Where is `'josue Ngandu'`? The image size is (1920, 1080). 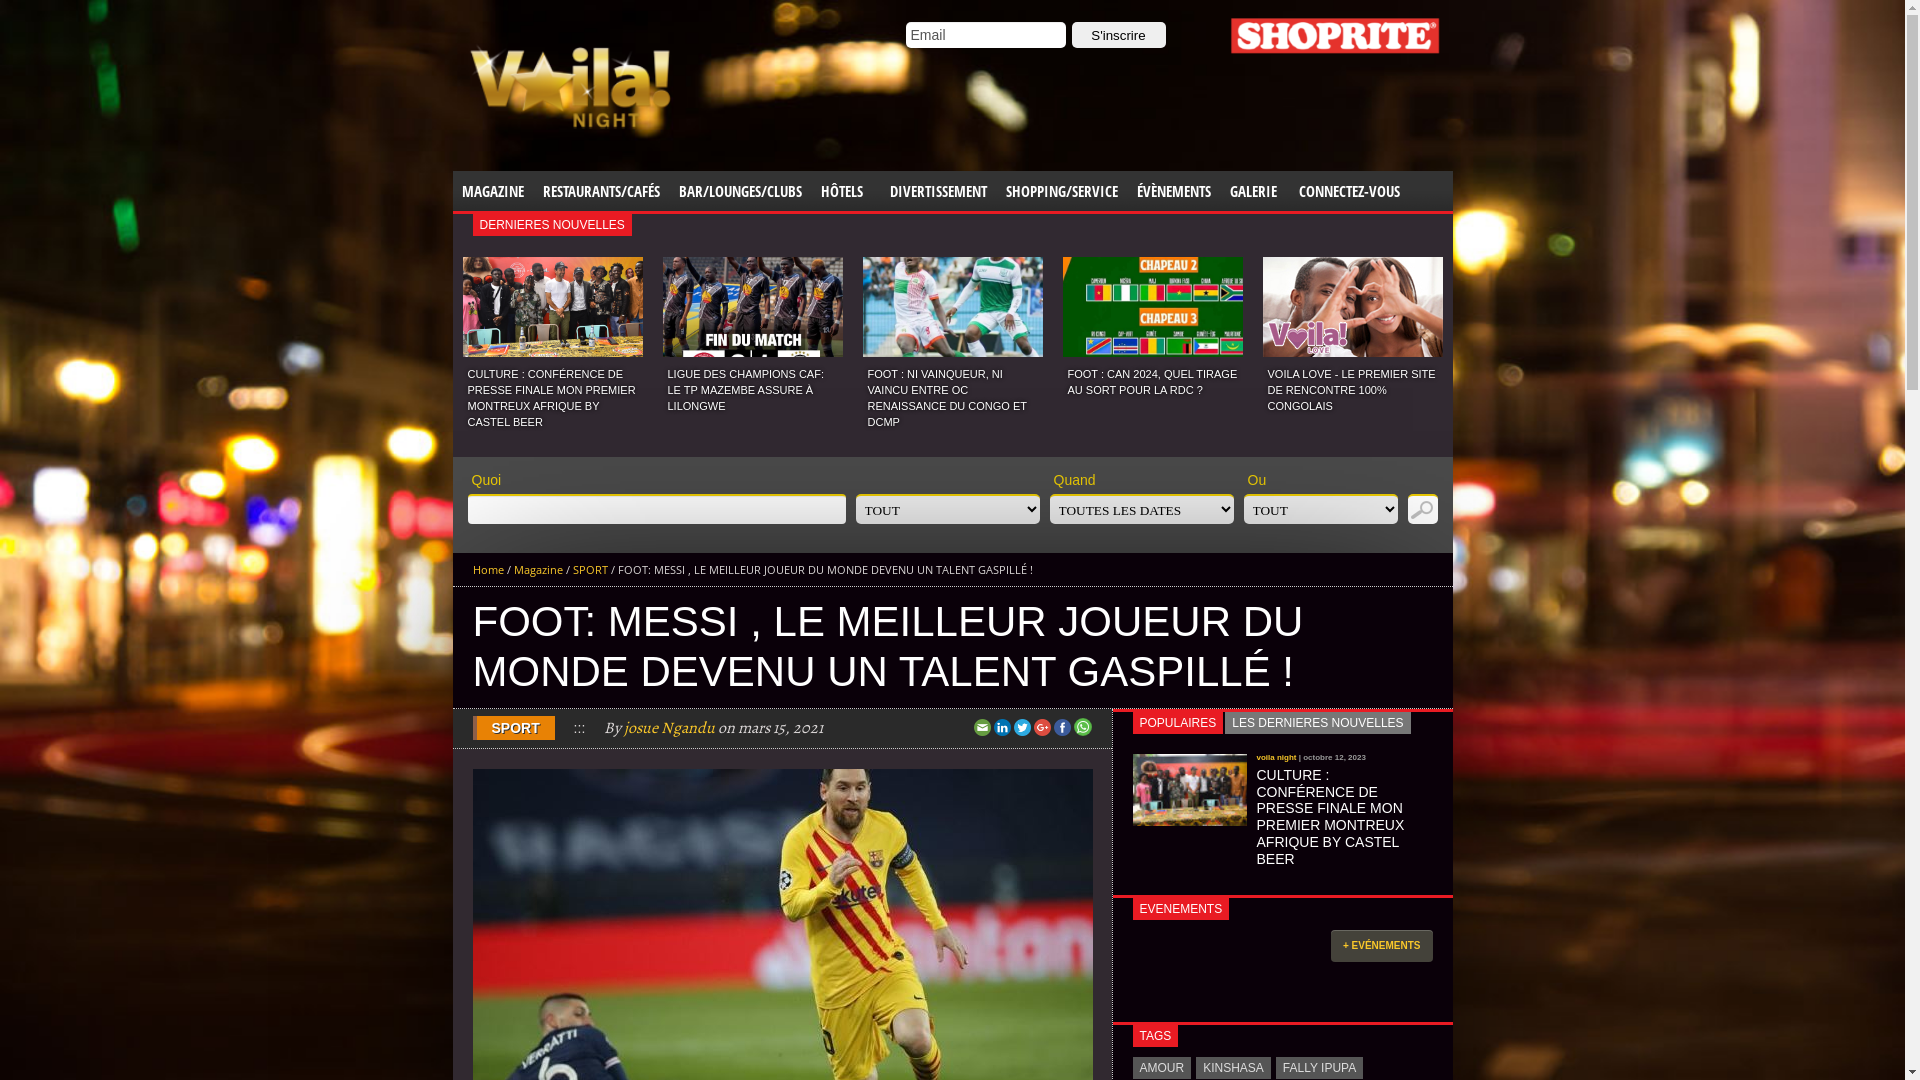
'josue Ngandu' is located at coordinates (669, 728).